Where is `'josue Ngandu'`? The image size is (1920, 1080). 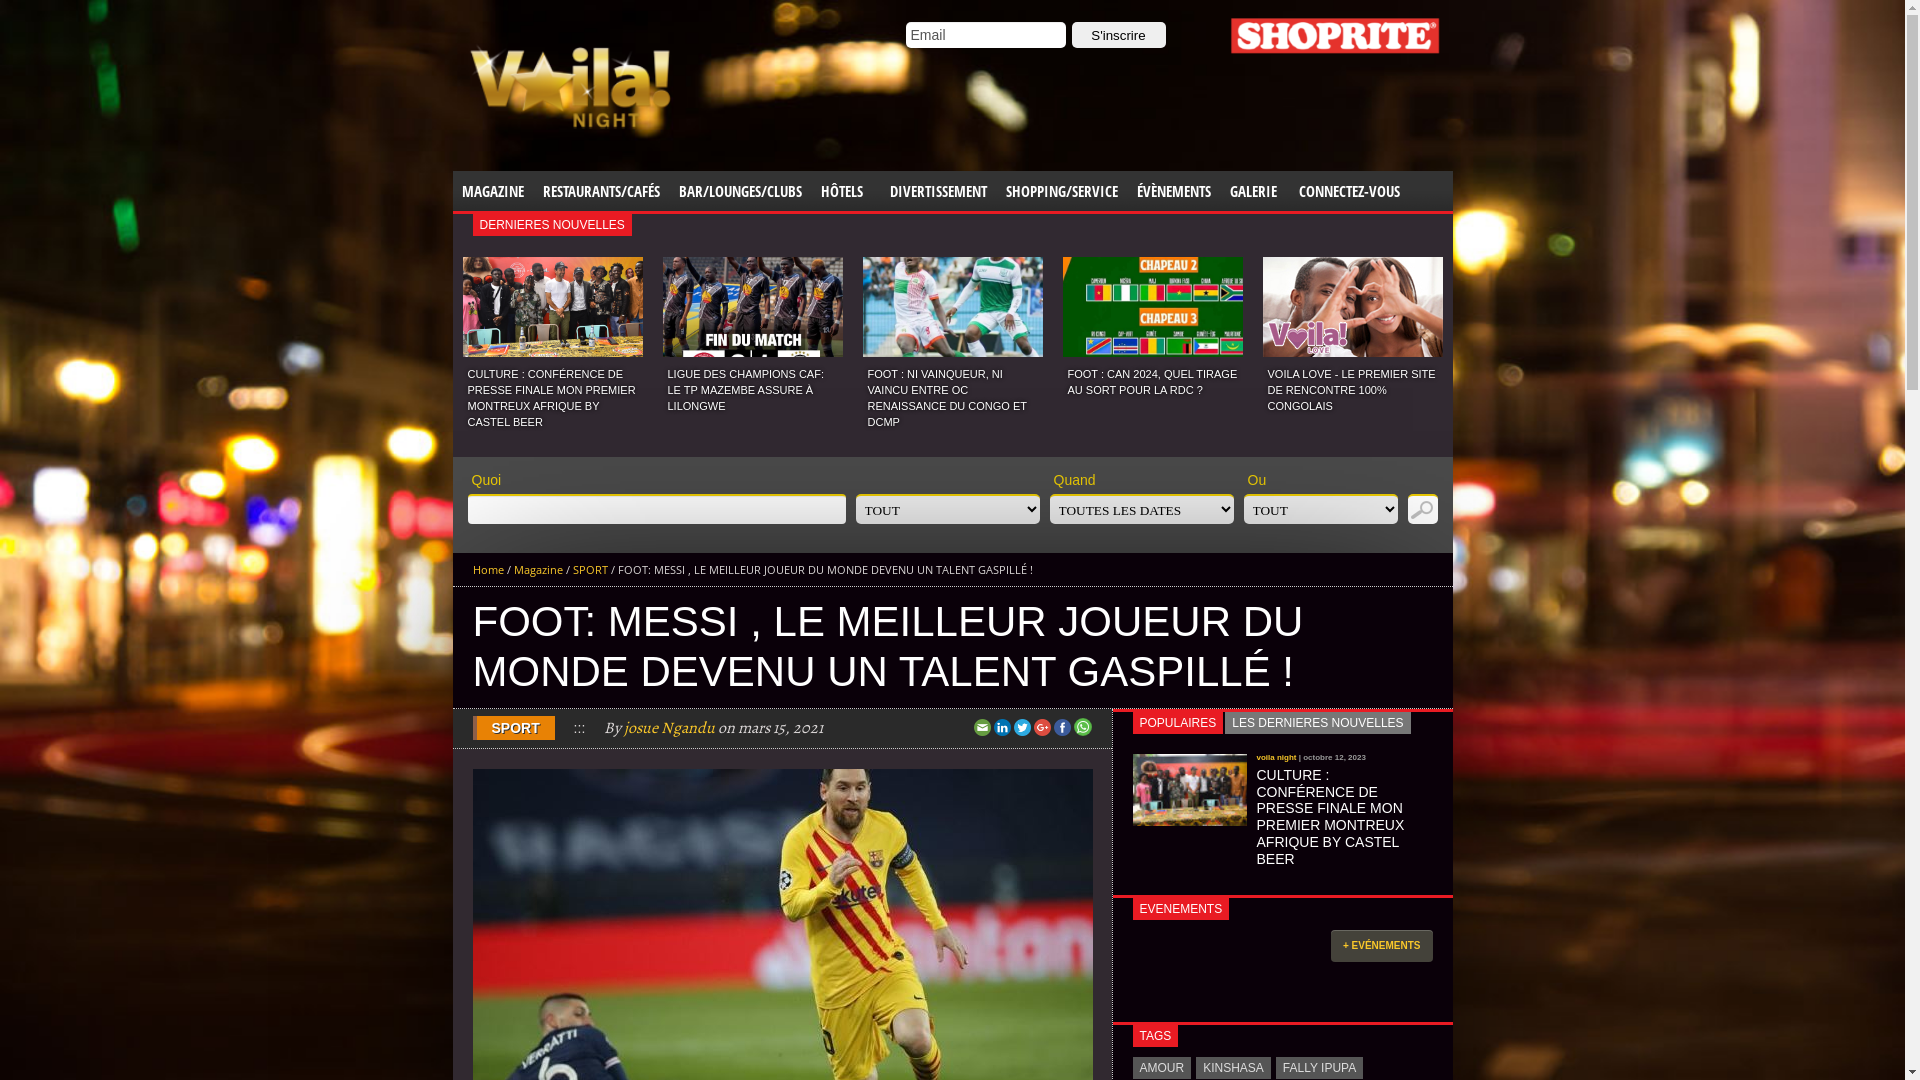
'josue Ngandu' is located at coordinates (669, 728).